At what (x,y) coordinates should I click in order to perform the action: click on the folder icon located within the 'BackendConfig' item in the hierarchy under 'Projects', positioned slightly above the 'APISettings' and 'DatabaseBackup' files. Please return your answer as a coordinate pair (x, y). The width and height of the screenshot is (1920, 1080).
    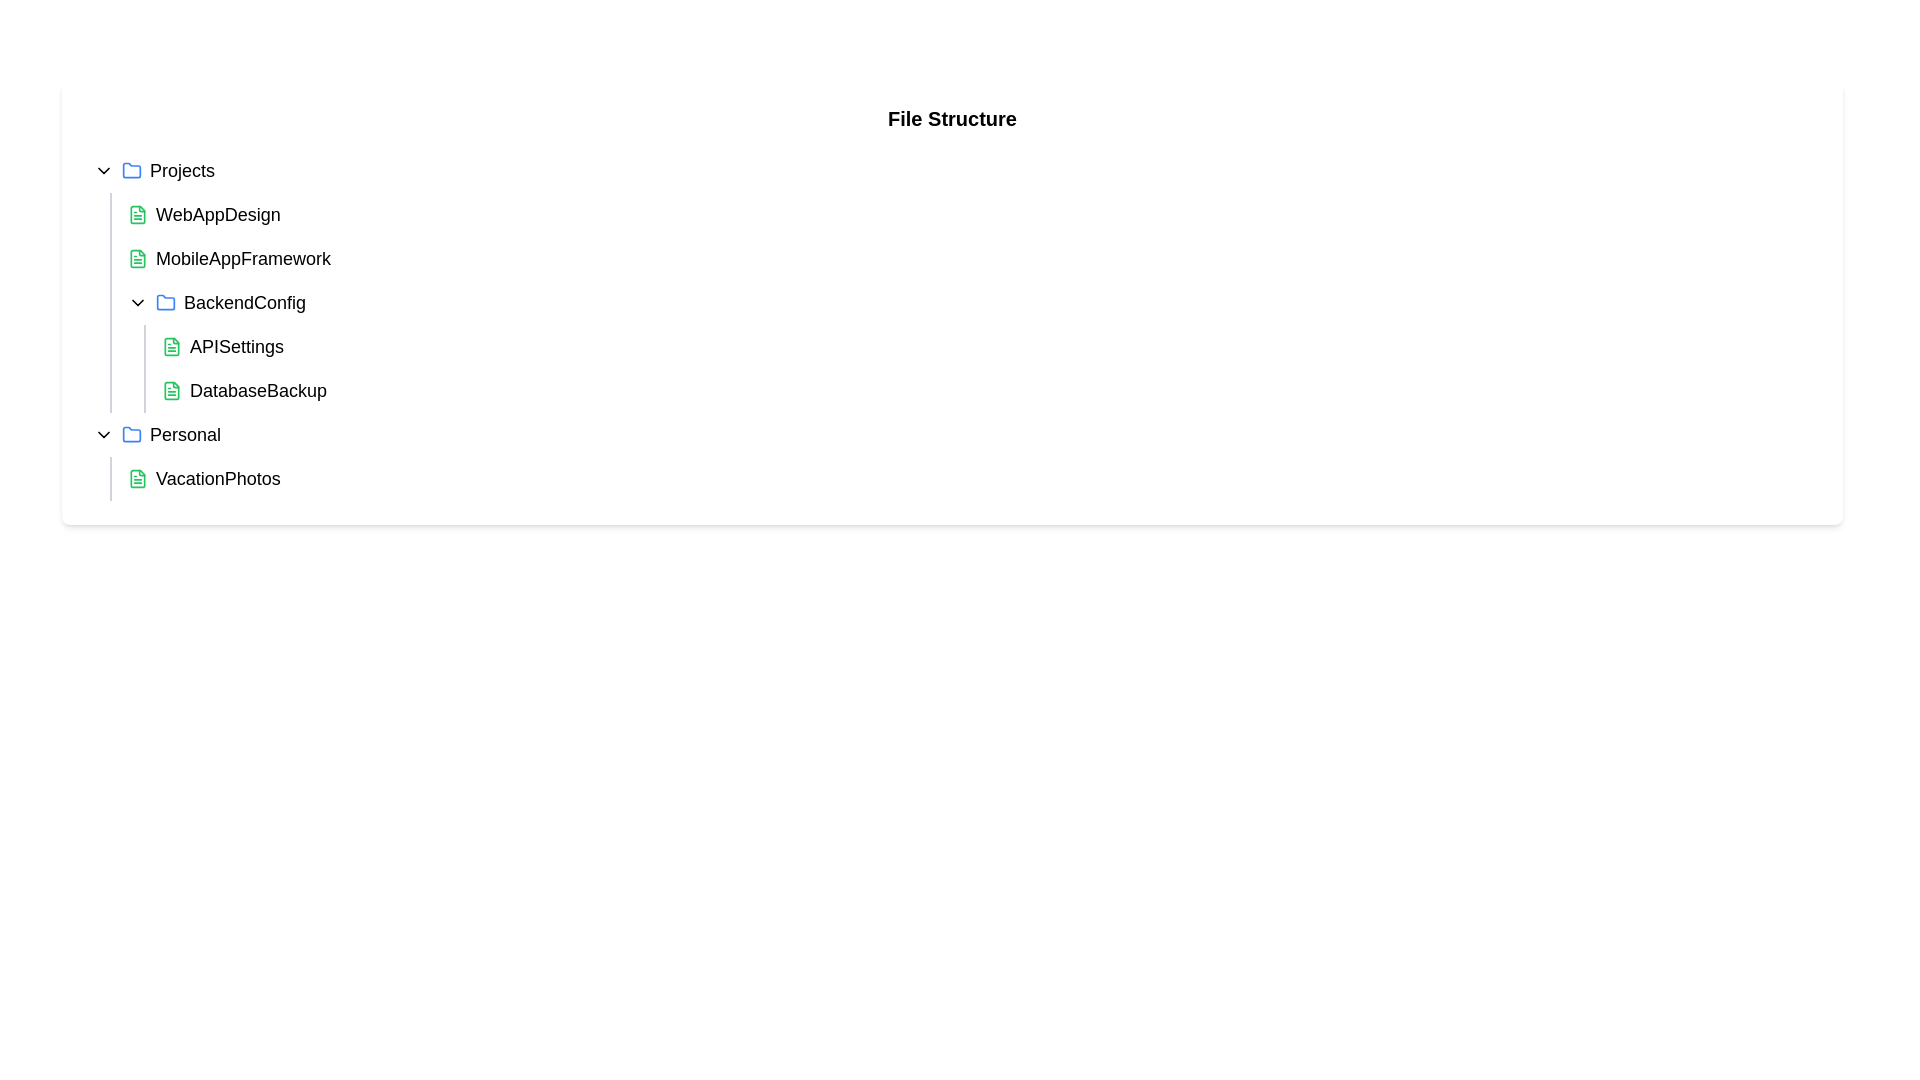
    Looking at the image, I should click on (131, 169).